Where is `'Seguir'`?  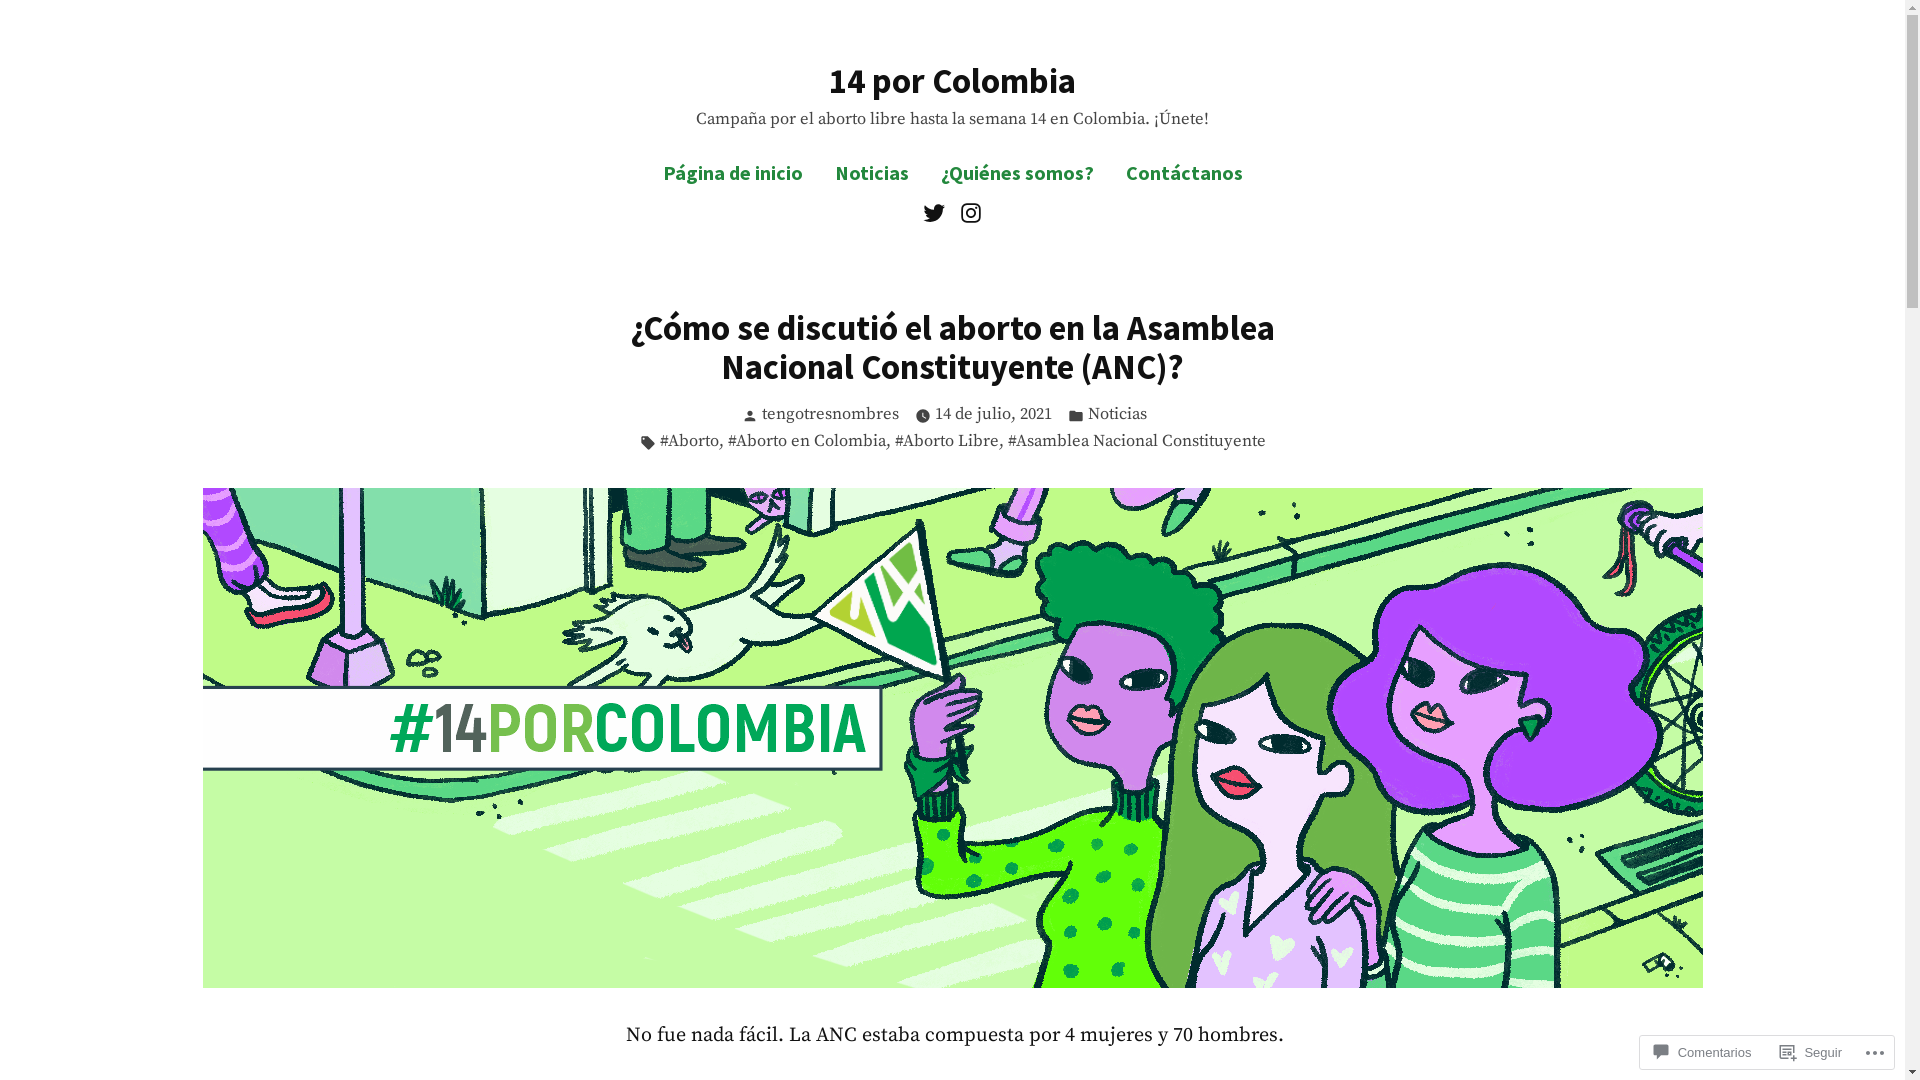
'Seguir' is located at coordinates (1810, 1051).